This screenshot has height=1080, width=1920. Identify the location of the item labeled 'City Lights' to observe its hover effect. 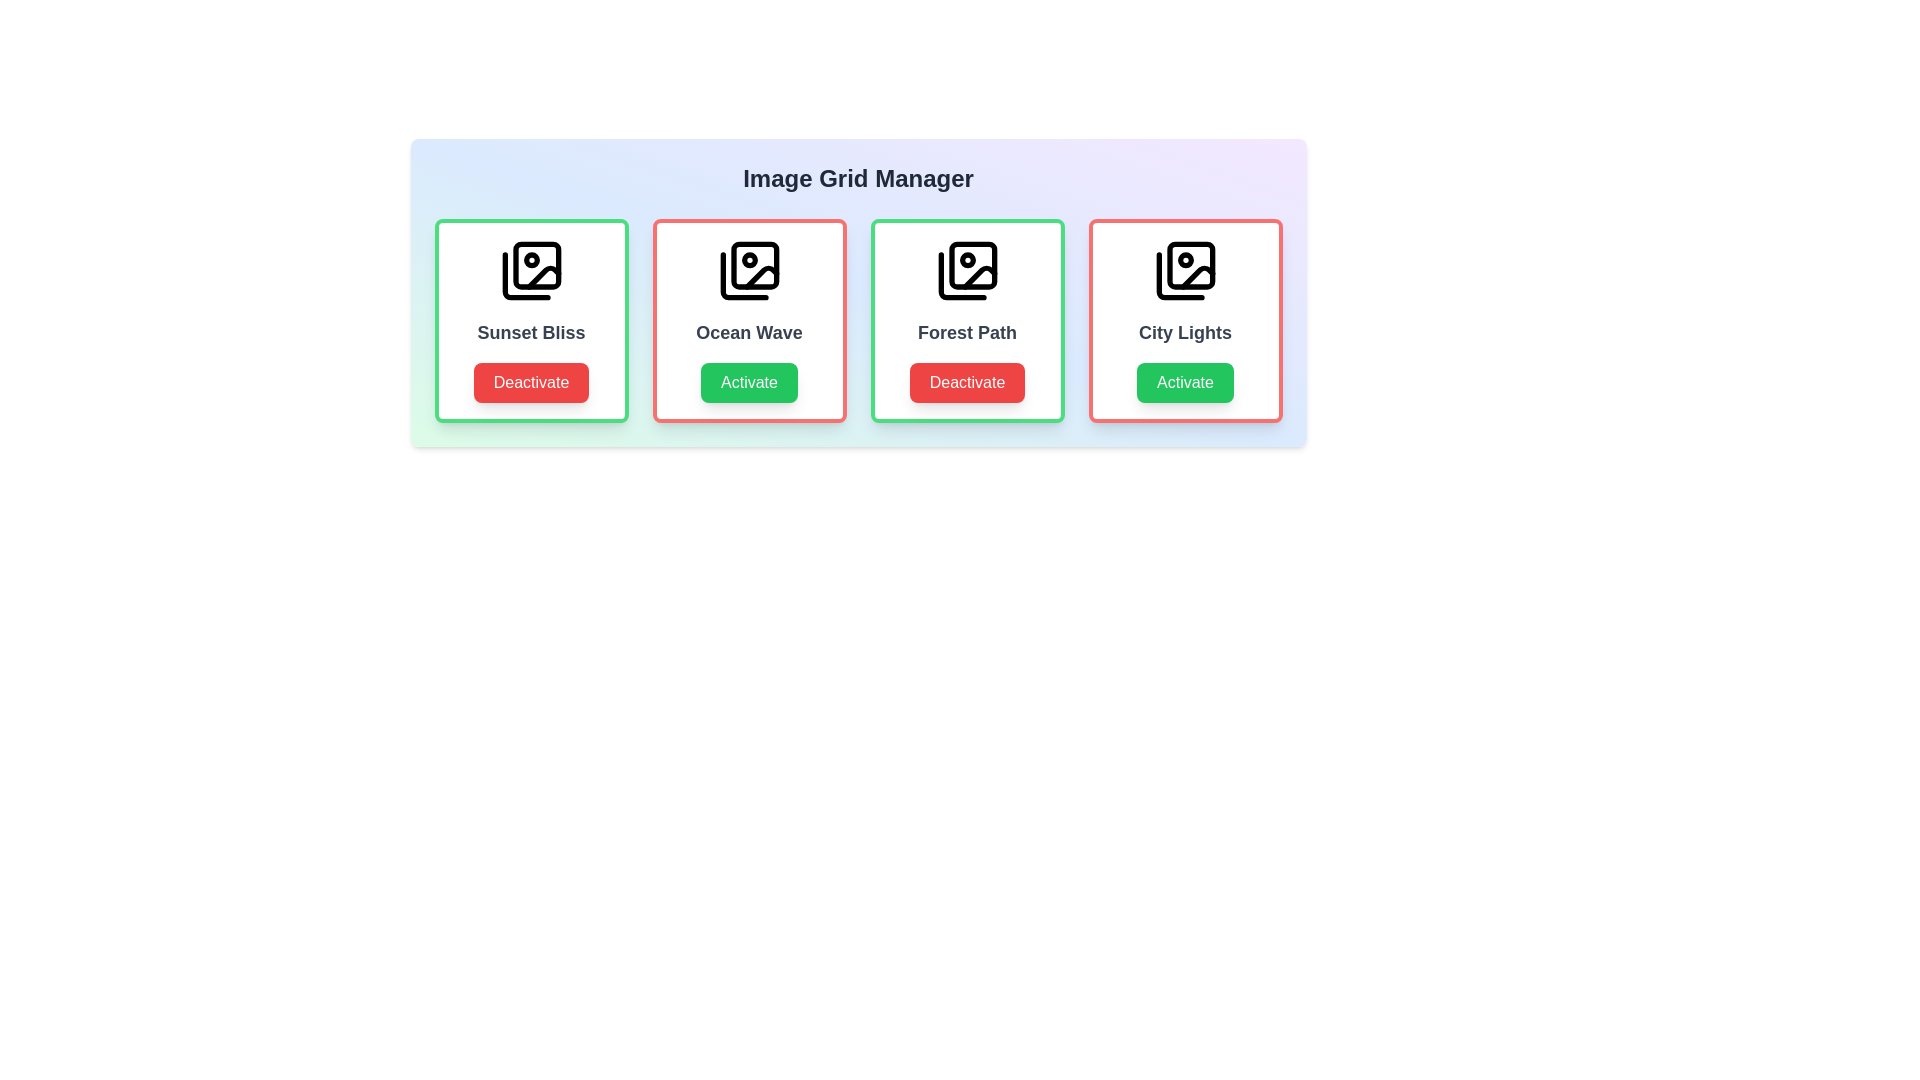
(1185, 319).